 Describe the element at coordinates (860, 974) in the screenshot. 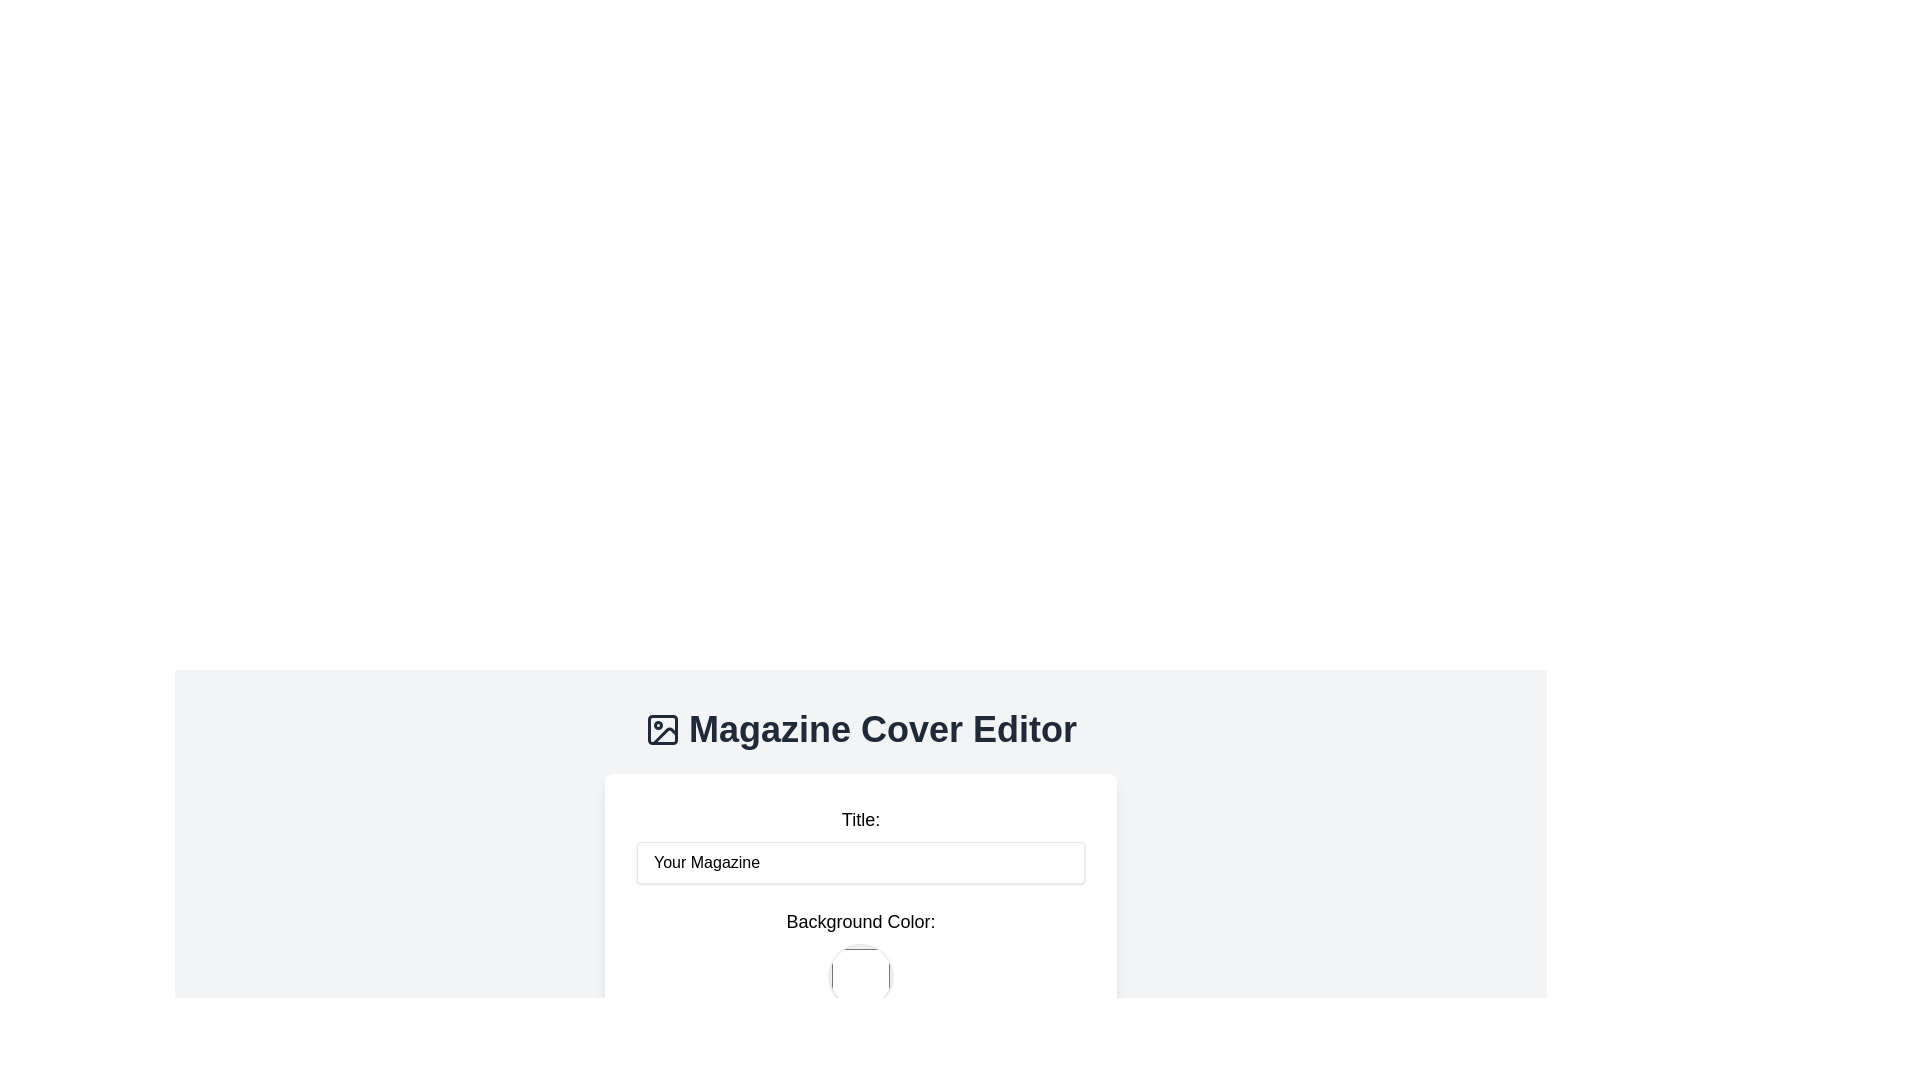

I see `the circular color selection component, which is styled as a button with a white fill and thin border` at that location.